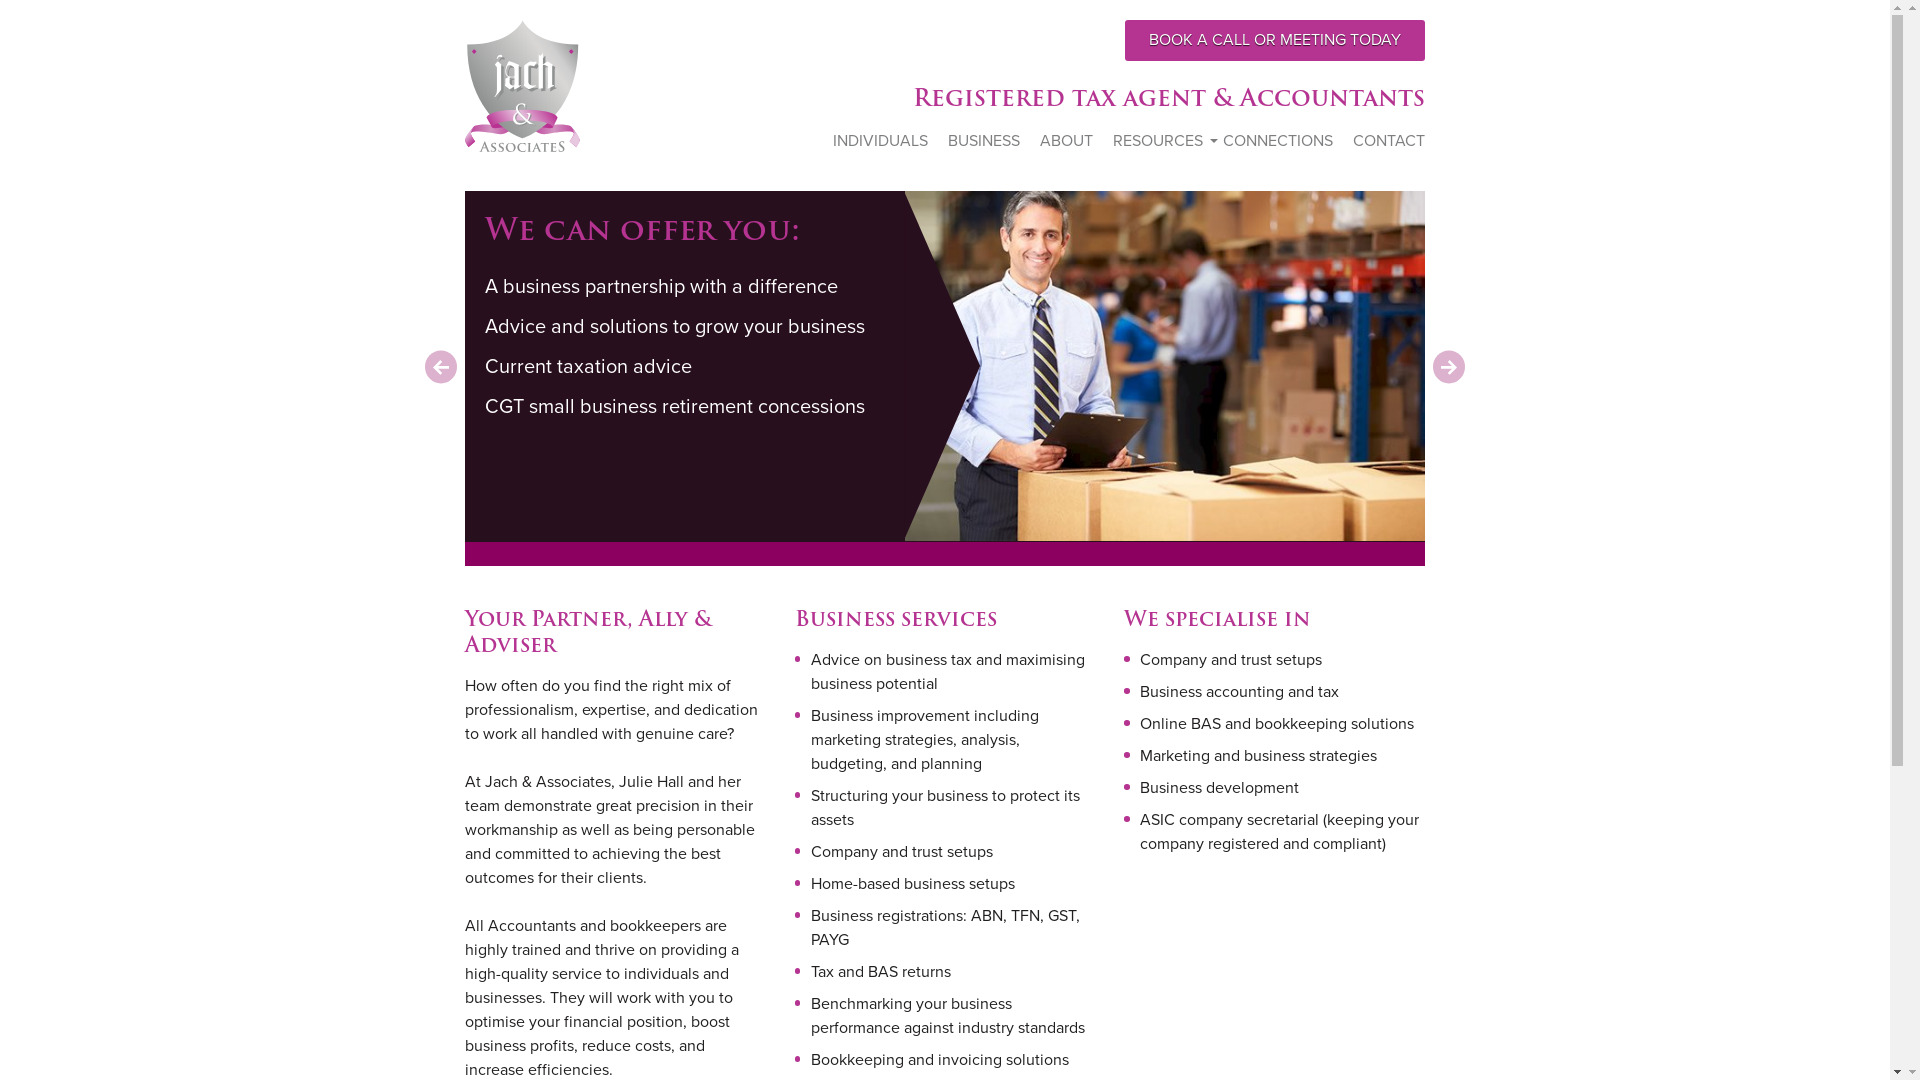  What do you see at coordinates (1274, 40) in the screenshot?
I see `'BOOK A CALL OR MEETING TODAY'` at bounding box center [1274, 40].